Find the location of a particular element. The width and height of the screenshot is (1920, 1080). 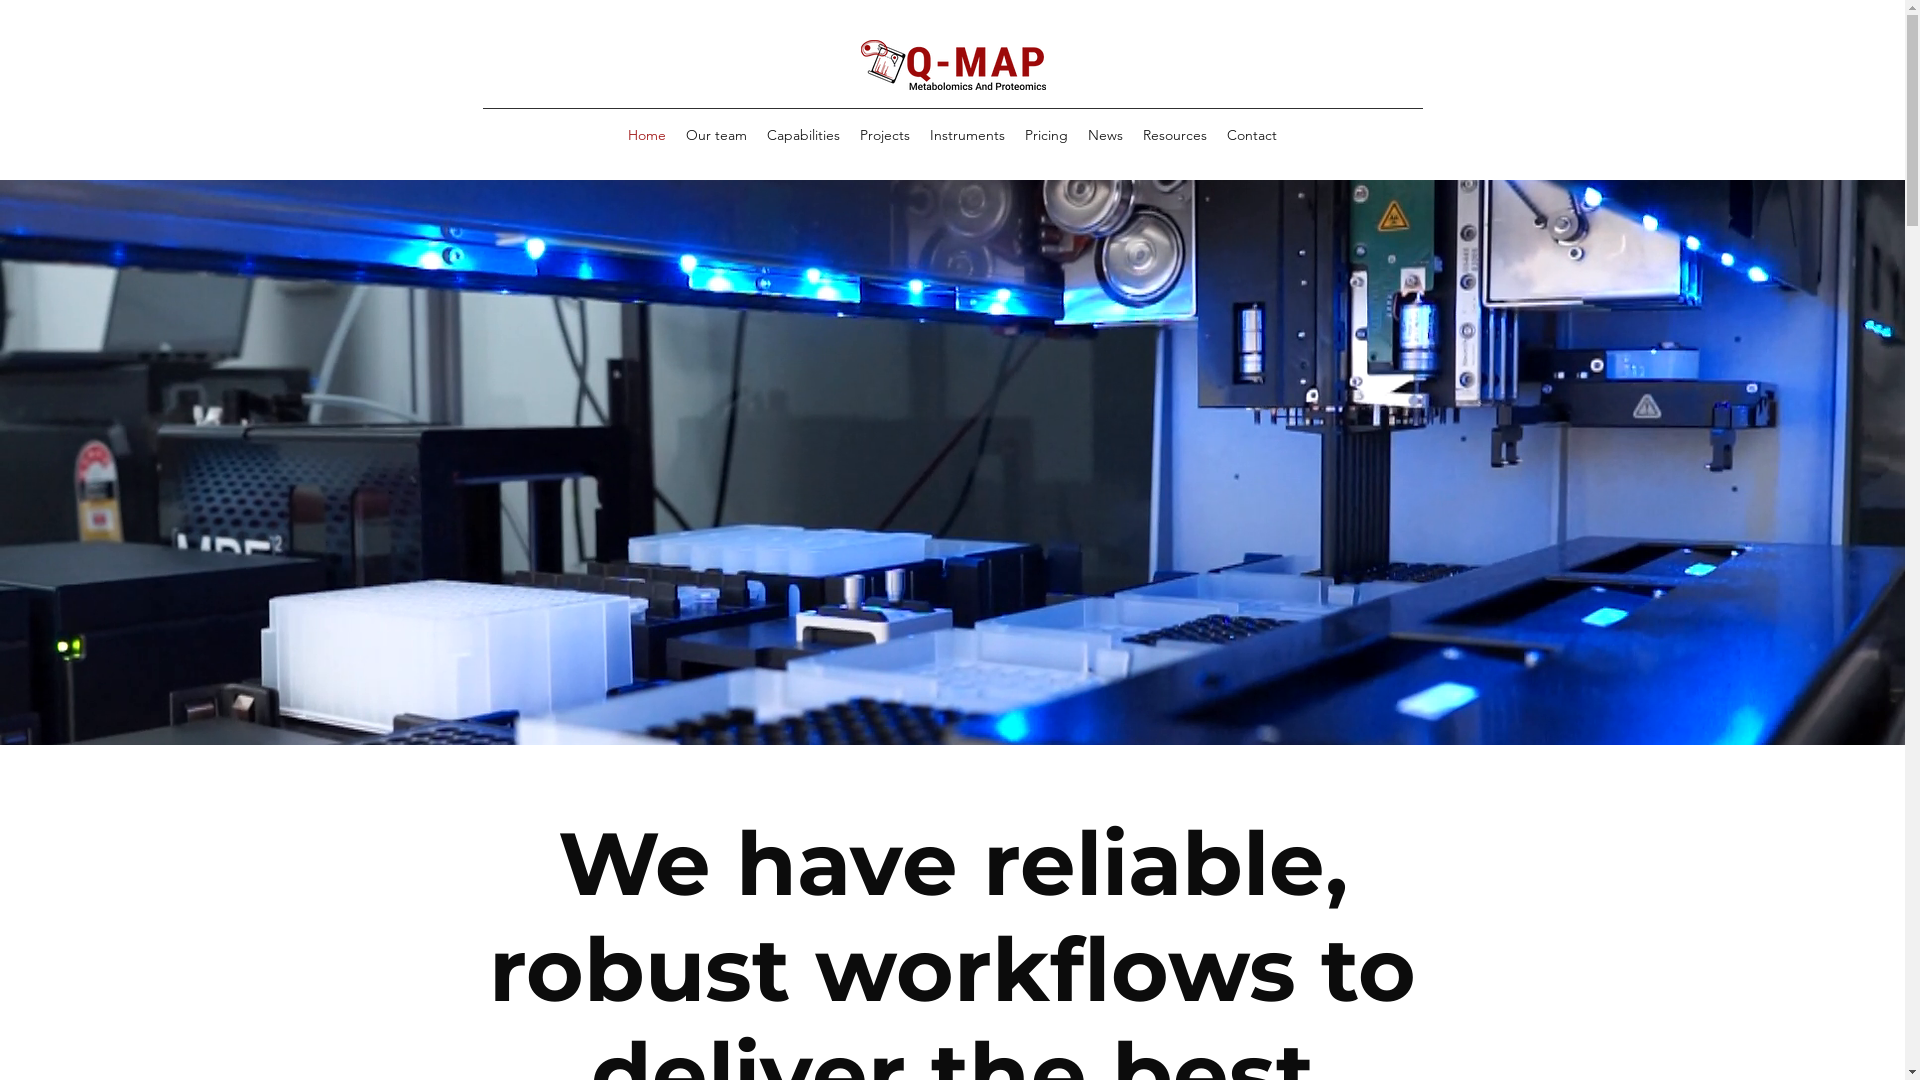

'Contact' is located at coordinates (1251, 135).